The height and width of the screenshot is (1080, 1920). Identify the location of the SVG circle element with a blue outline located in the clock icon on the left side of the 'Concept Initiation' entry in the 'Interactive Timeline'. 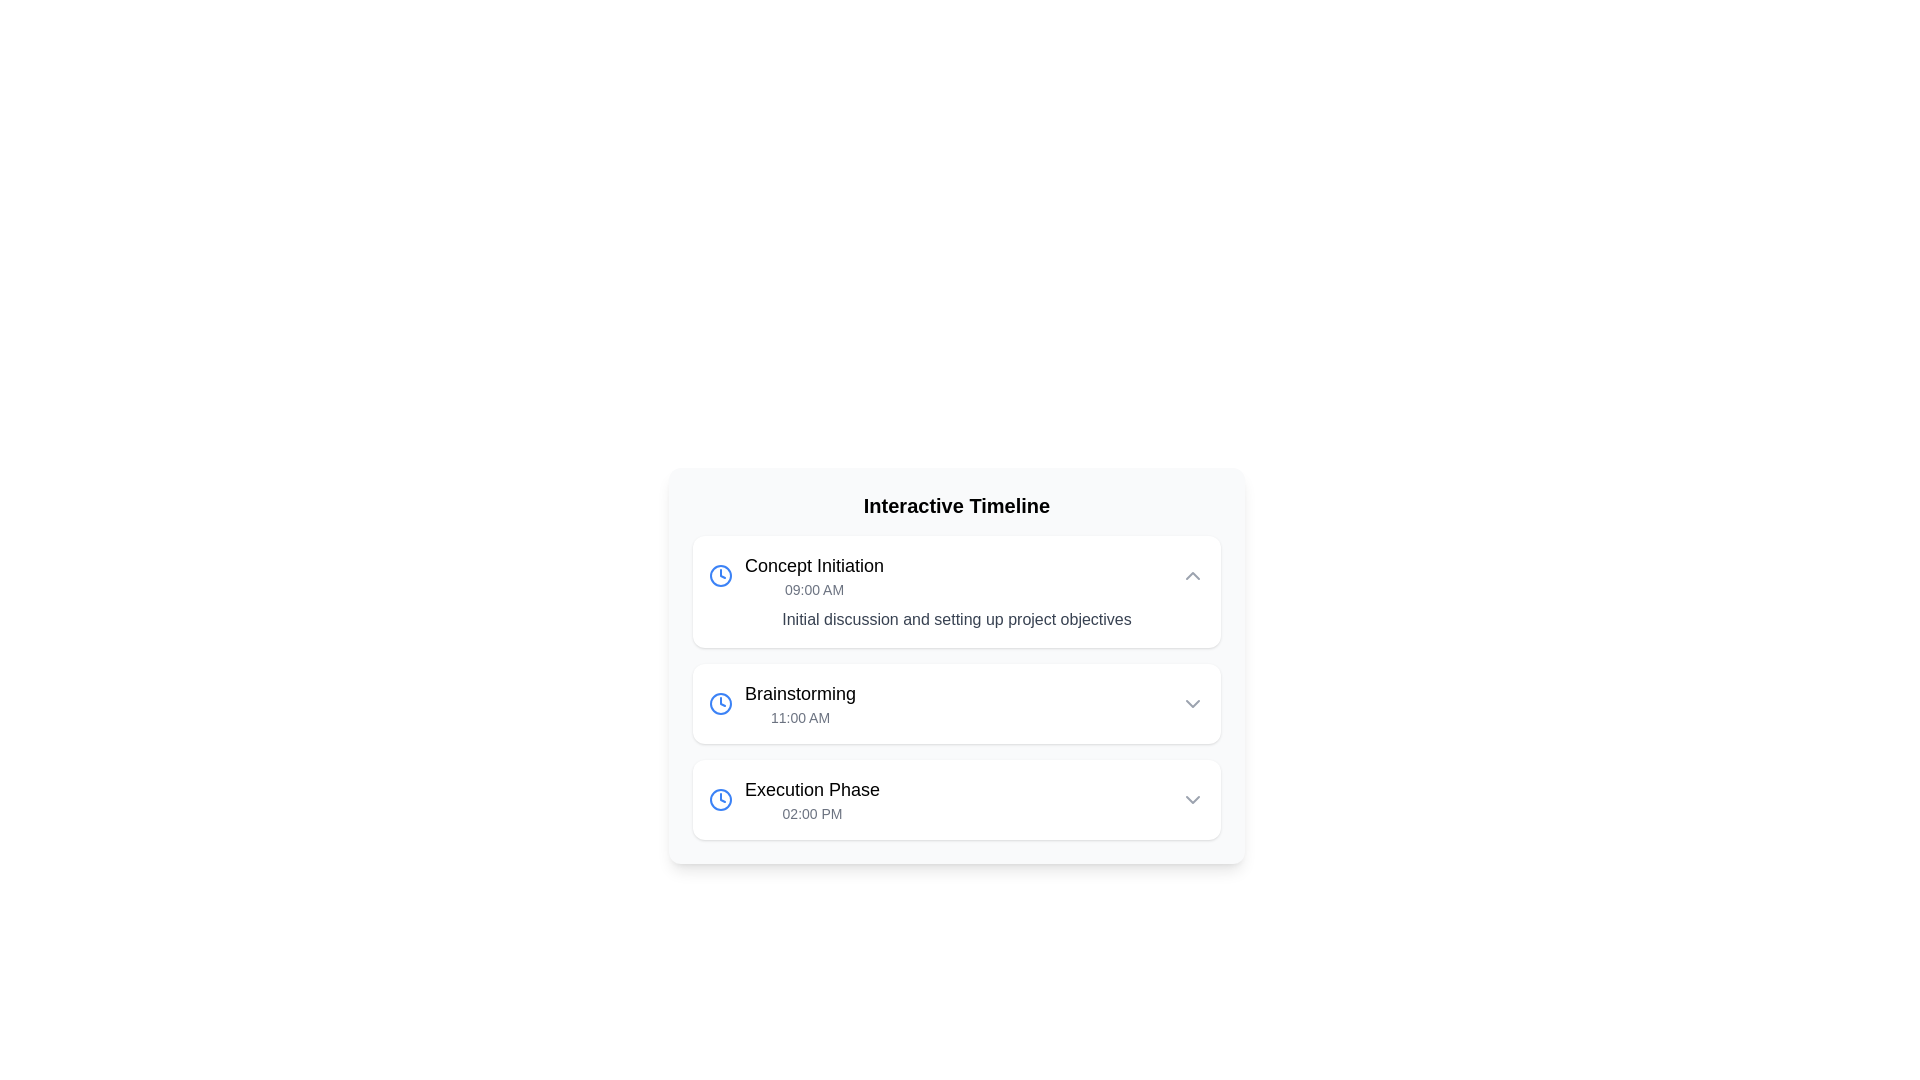
(720, 575).